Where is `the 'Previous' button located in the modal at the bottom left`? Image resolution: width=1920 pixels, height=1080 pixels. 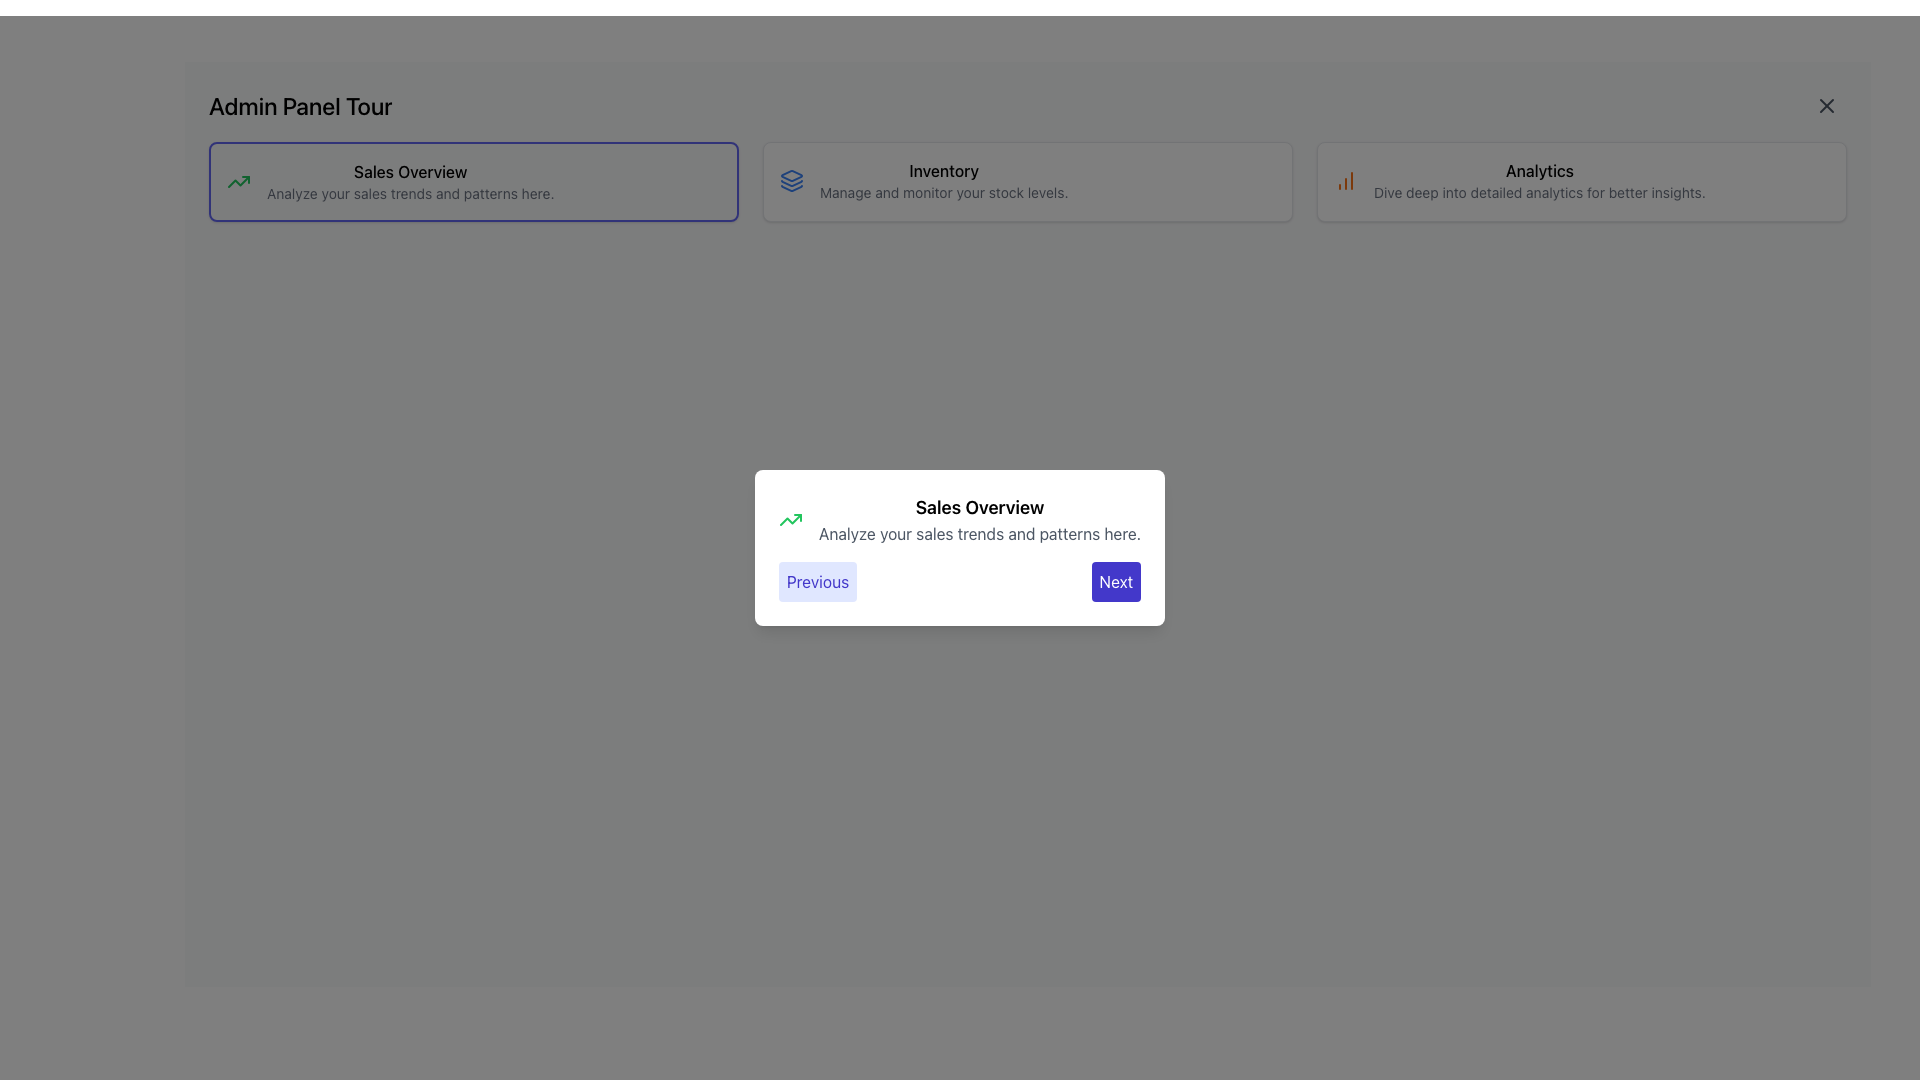
the 'Previous' button located in the modal at the bottom left is located at coordinates (817, 582).